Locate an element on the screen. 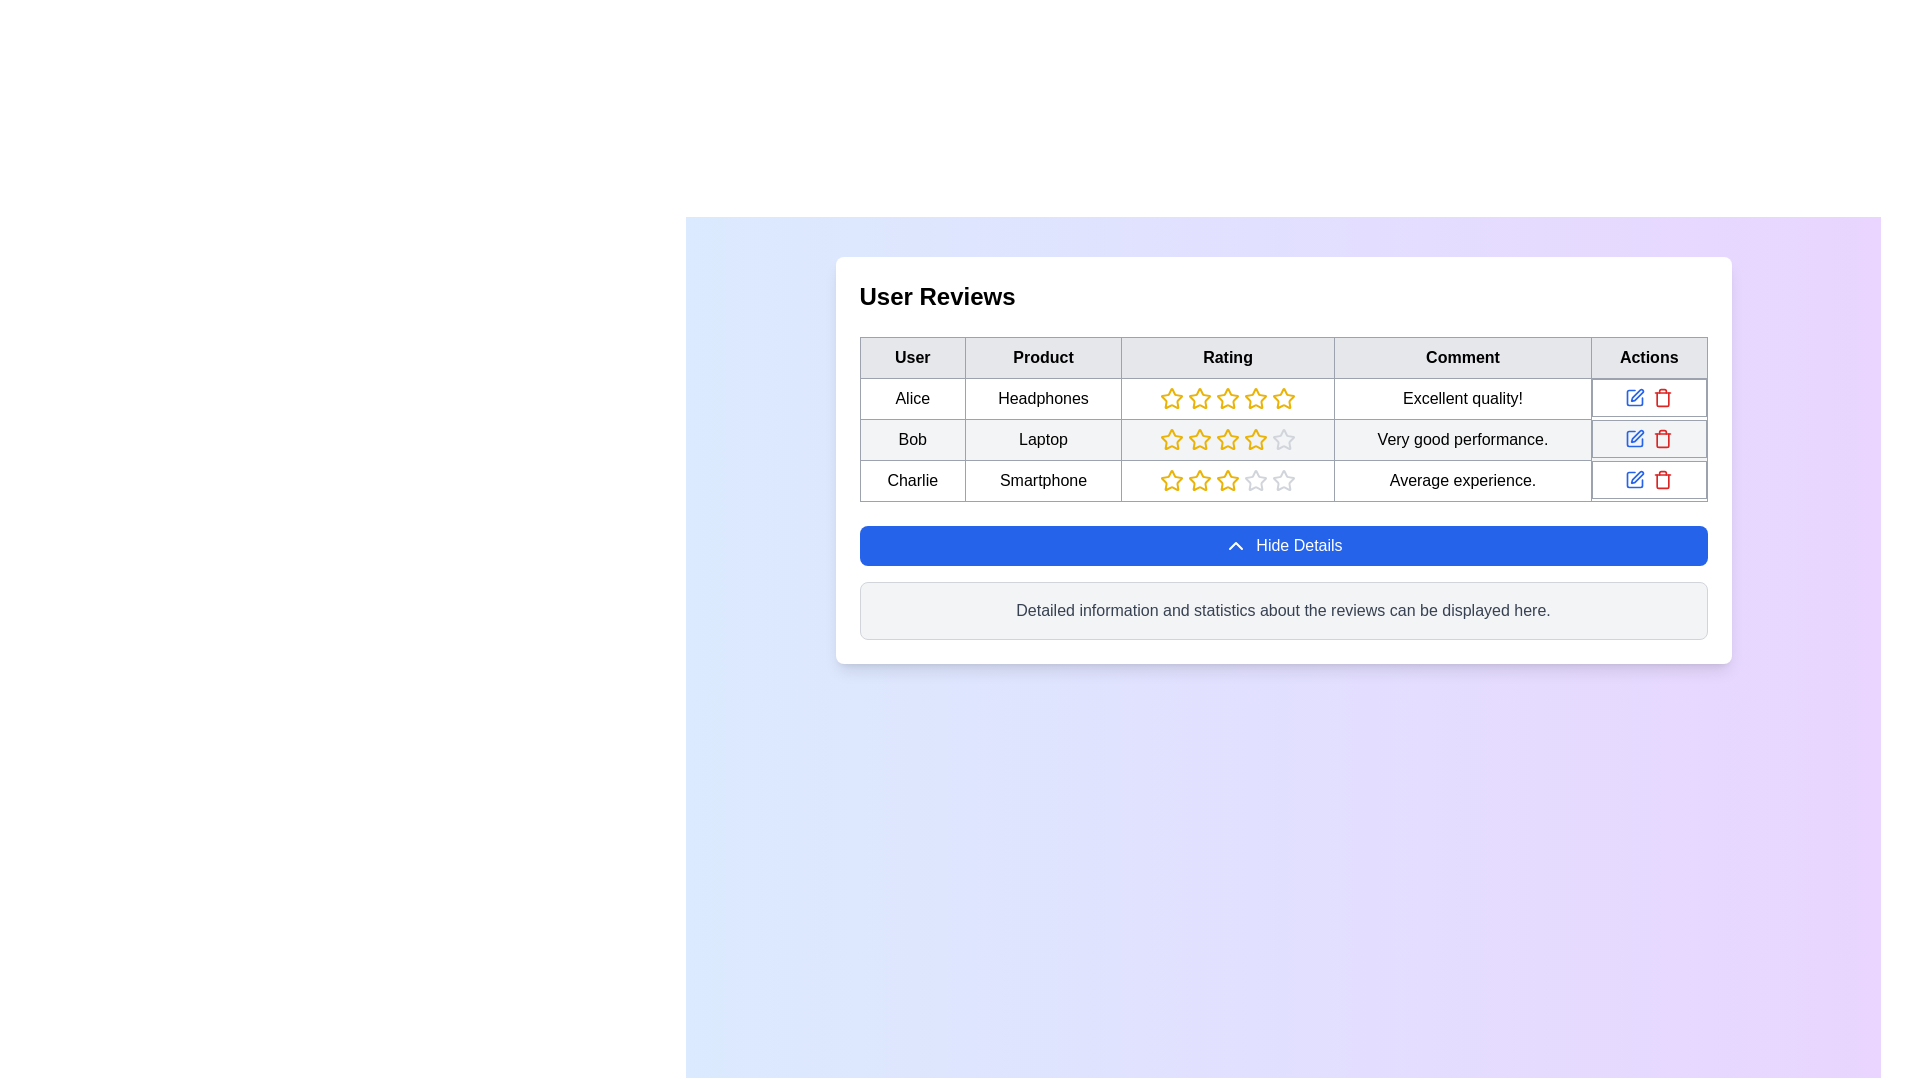 The width and height of the screenshot is (1920, 1080). the edit button in the 'Actions' column of the first row of the user reviews table, which corresponds to the review with the comment 'Excellent quality!' is located at coordinates (1635, 397).